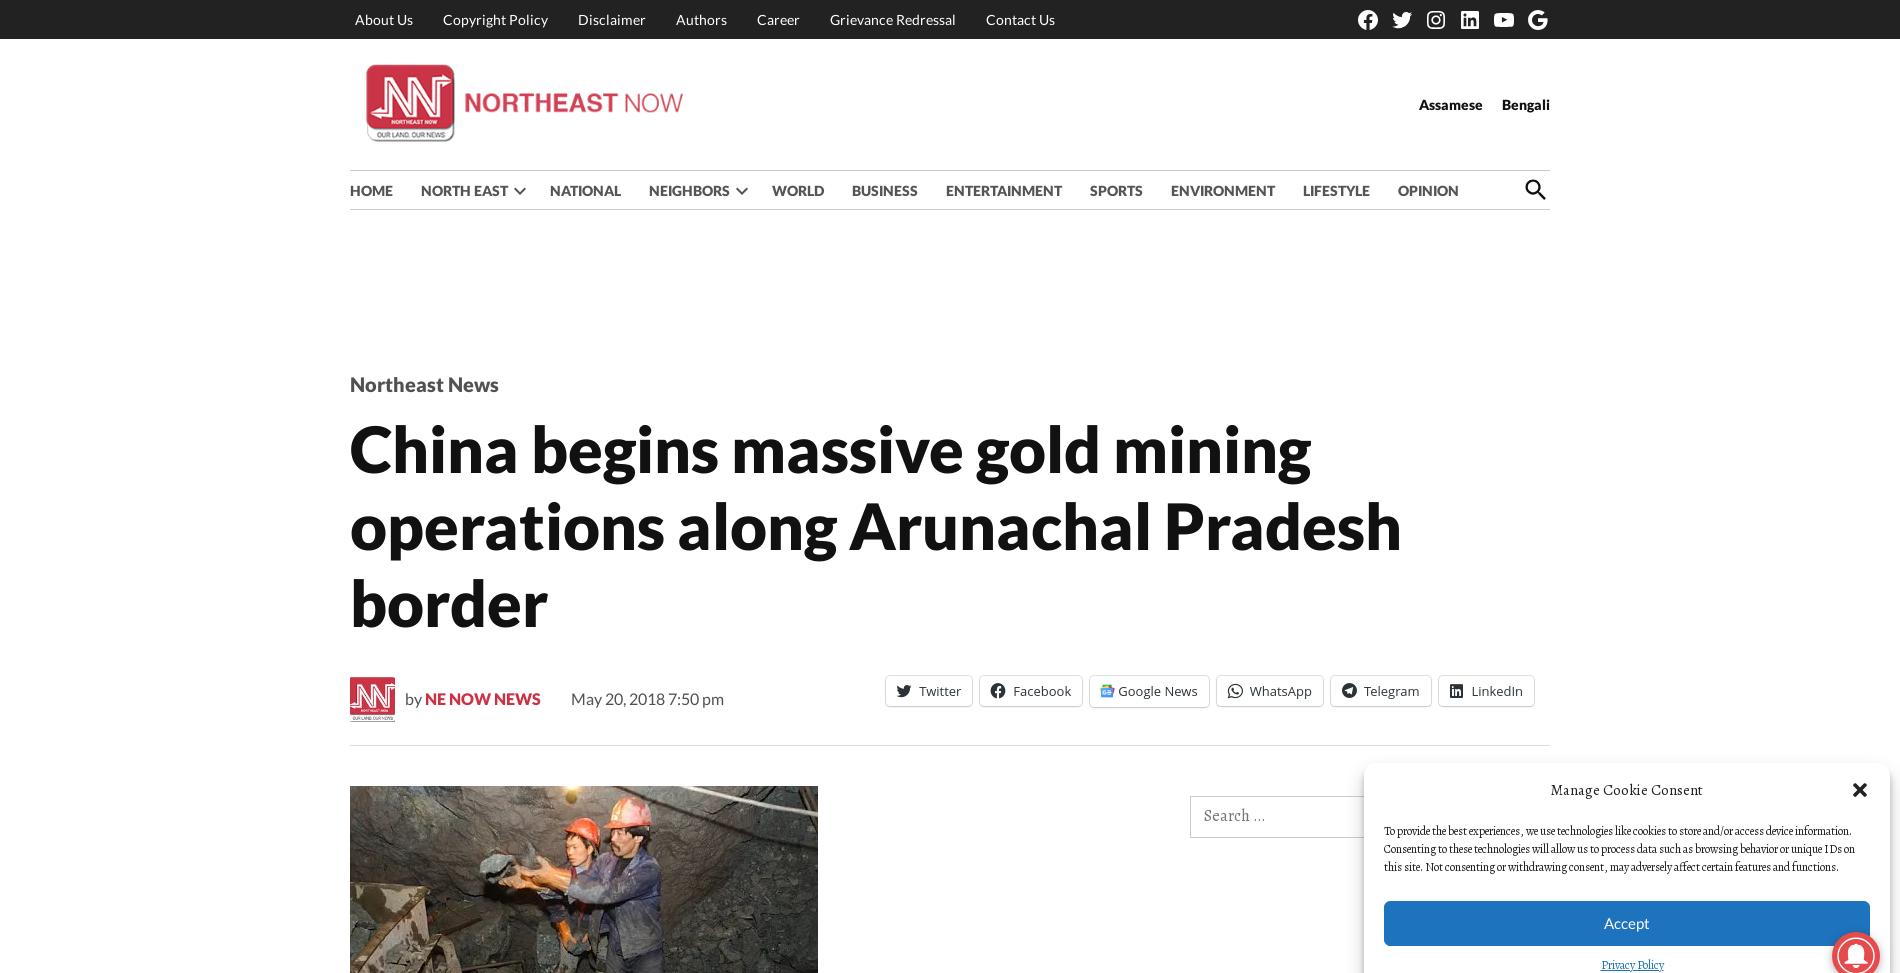 The width and height of the screenshot is (1900, 973). I want to click on 'Grievance Redressal', so click(892, 18).